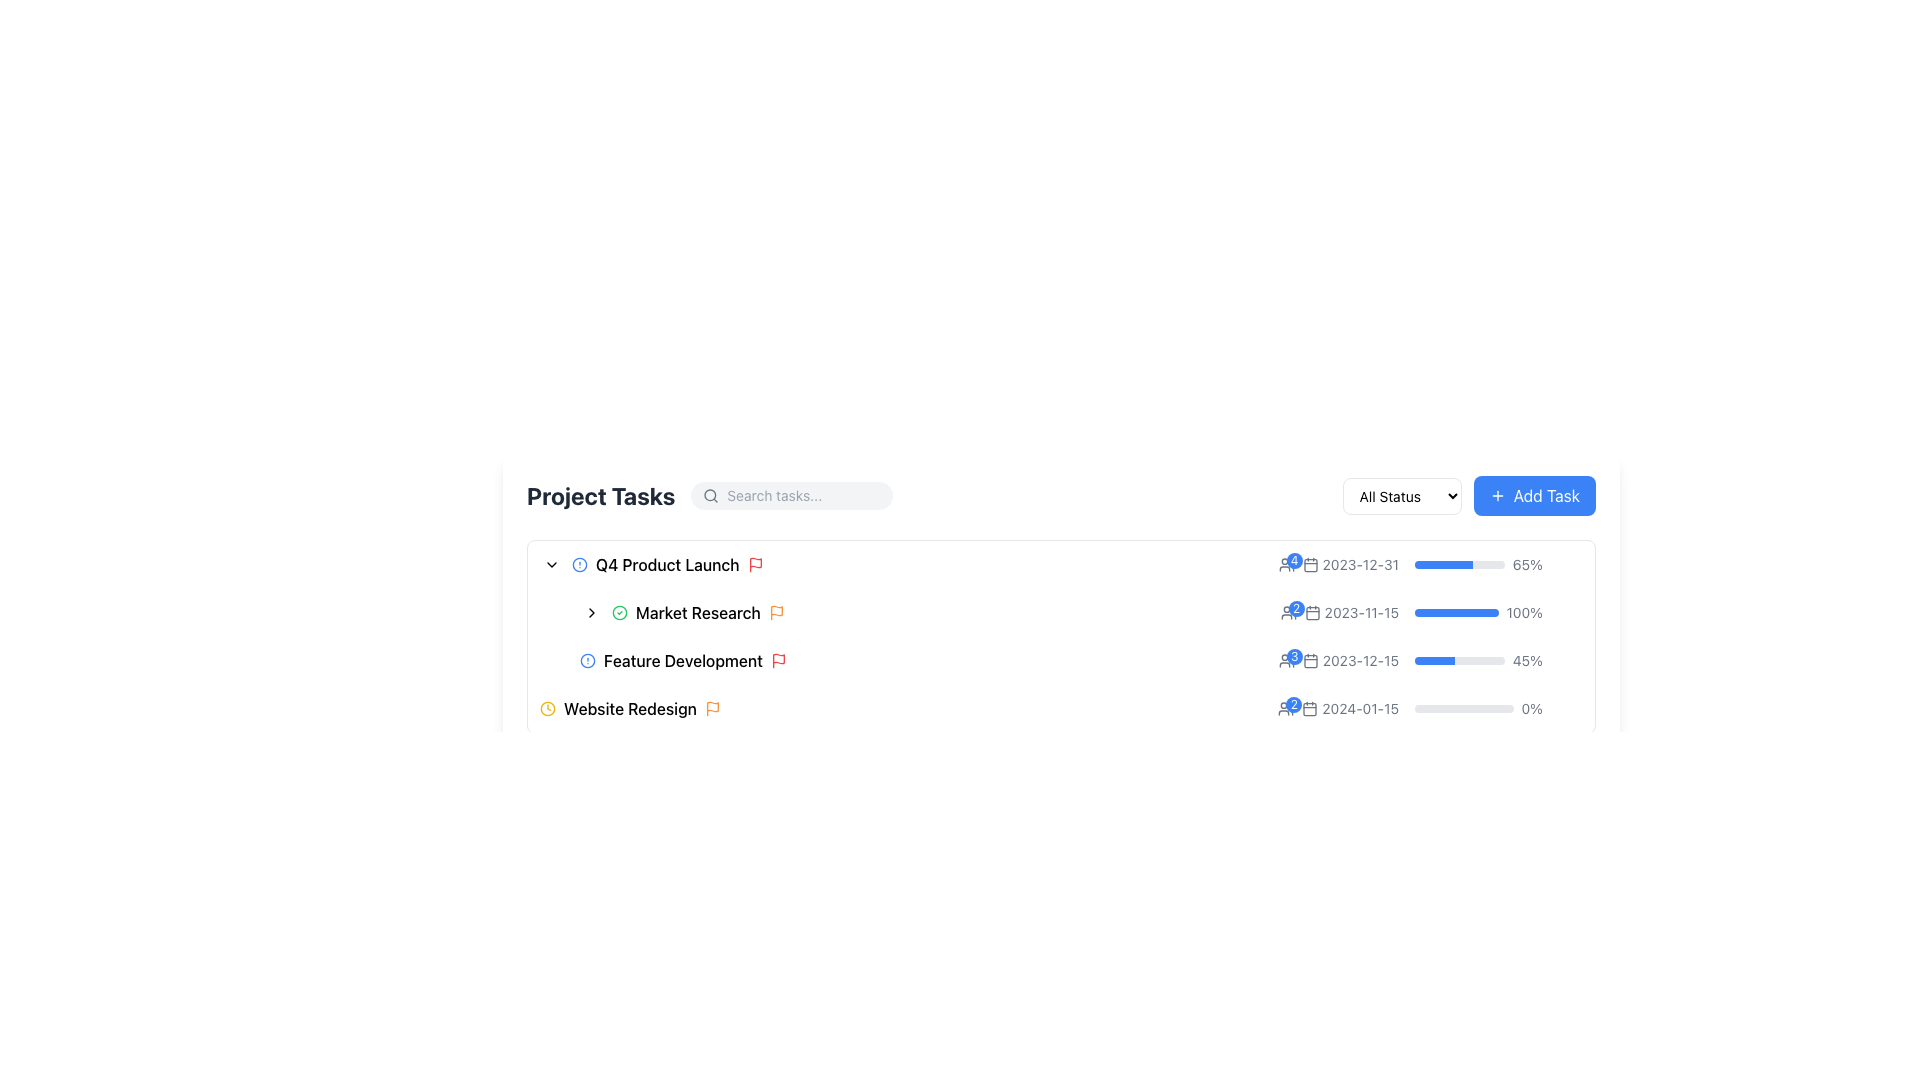 The image size is (1920, 1080). Describe the element at coordinates (618, 612) in the screenshot. I see `the status icon indicating the completion of the 'Market Research' task, which is positioned to the left of the text 'Market Research'` at that location.